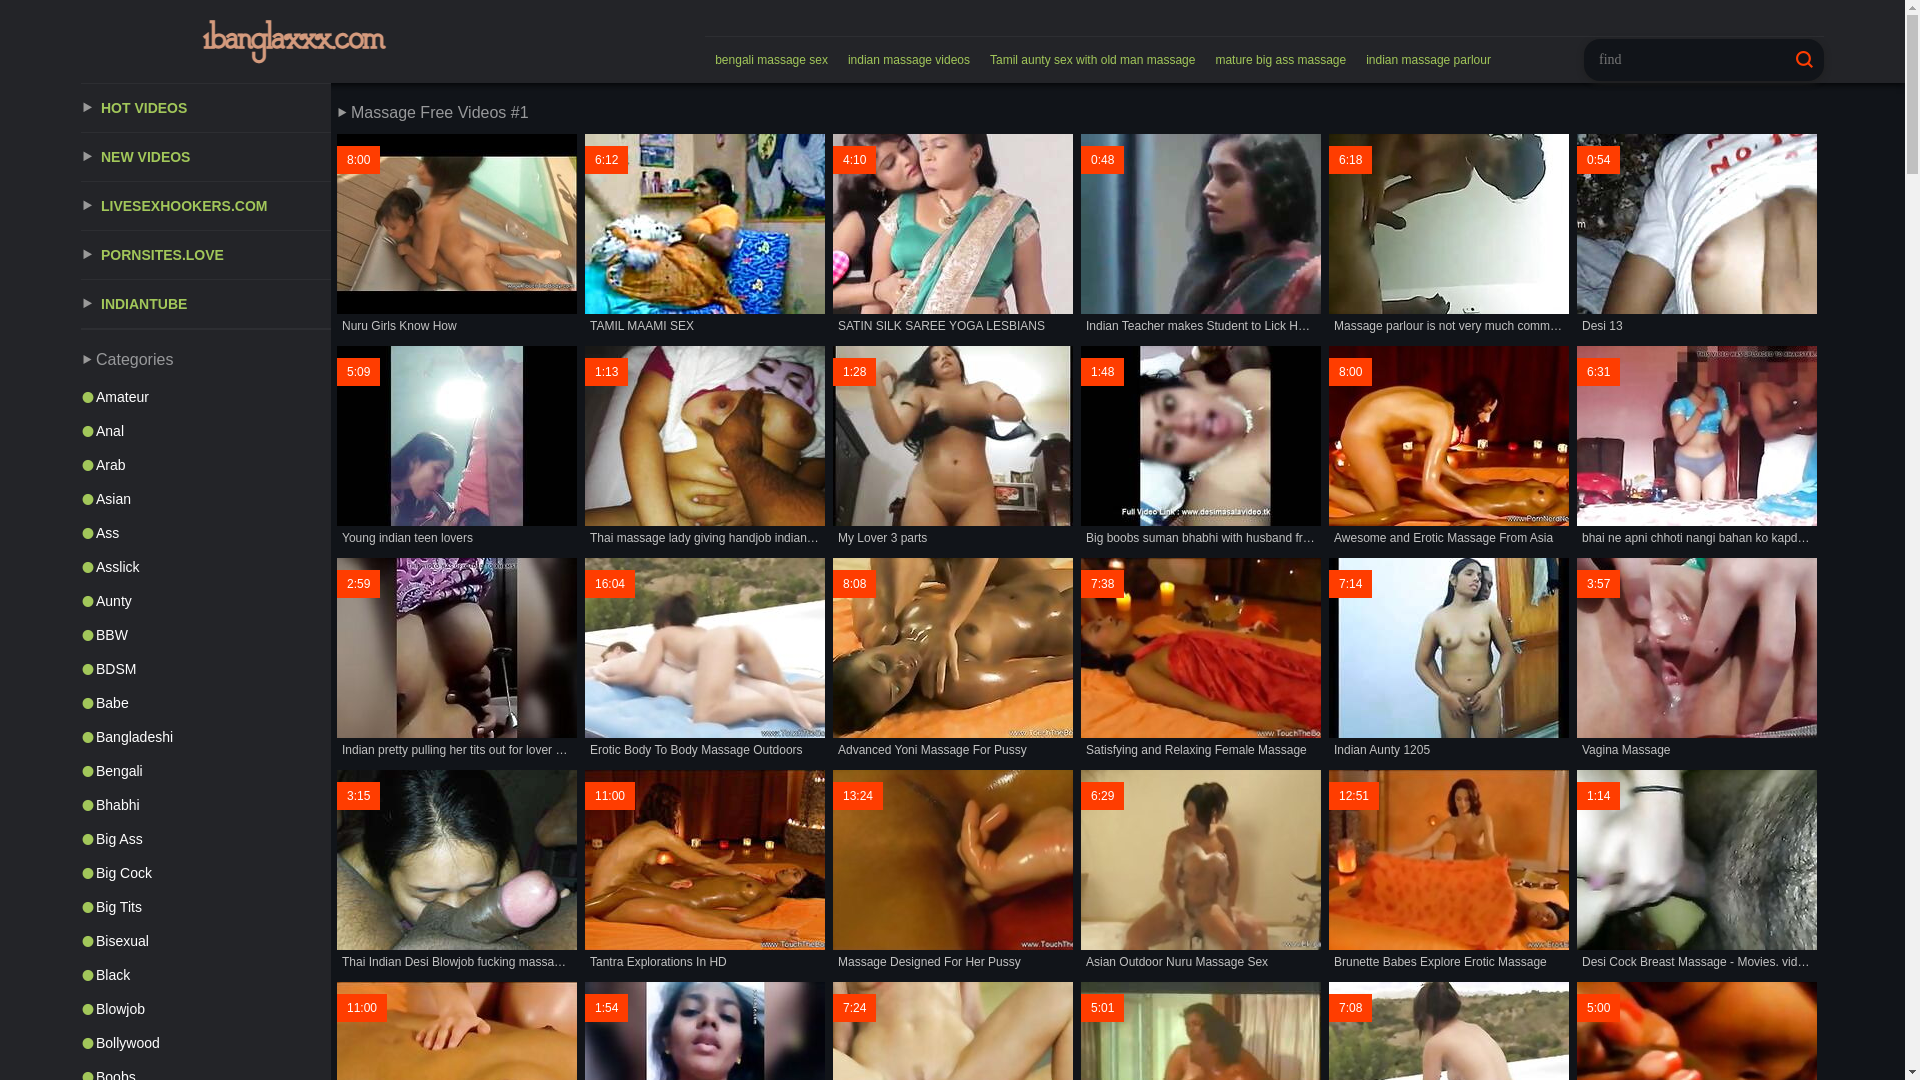  Describe the element at coordinates (833, 659) in the screenshot. I see `'8:08` at that location.